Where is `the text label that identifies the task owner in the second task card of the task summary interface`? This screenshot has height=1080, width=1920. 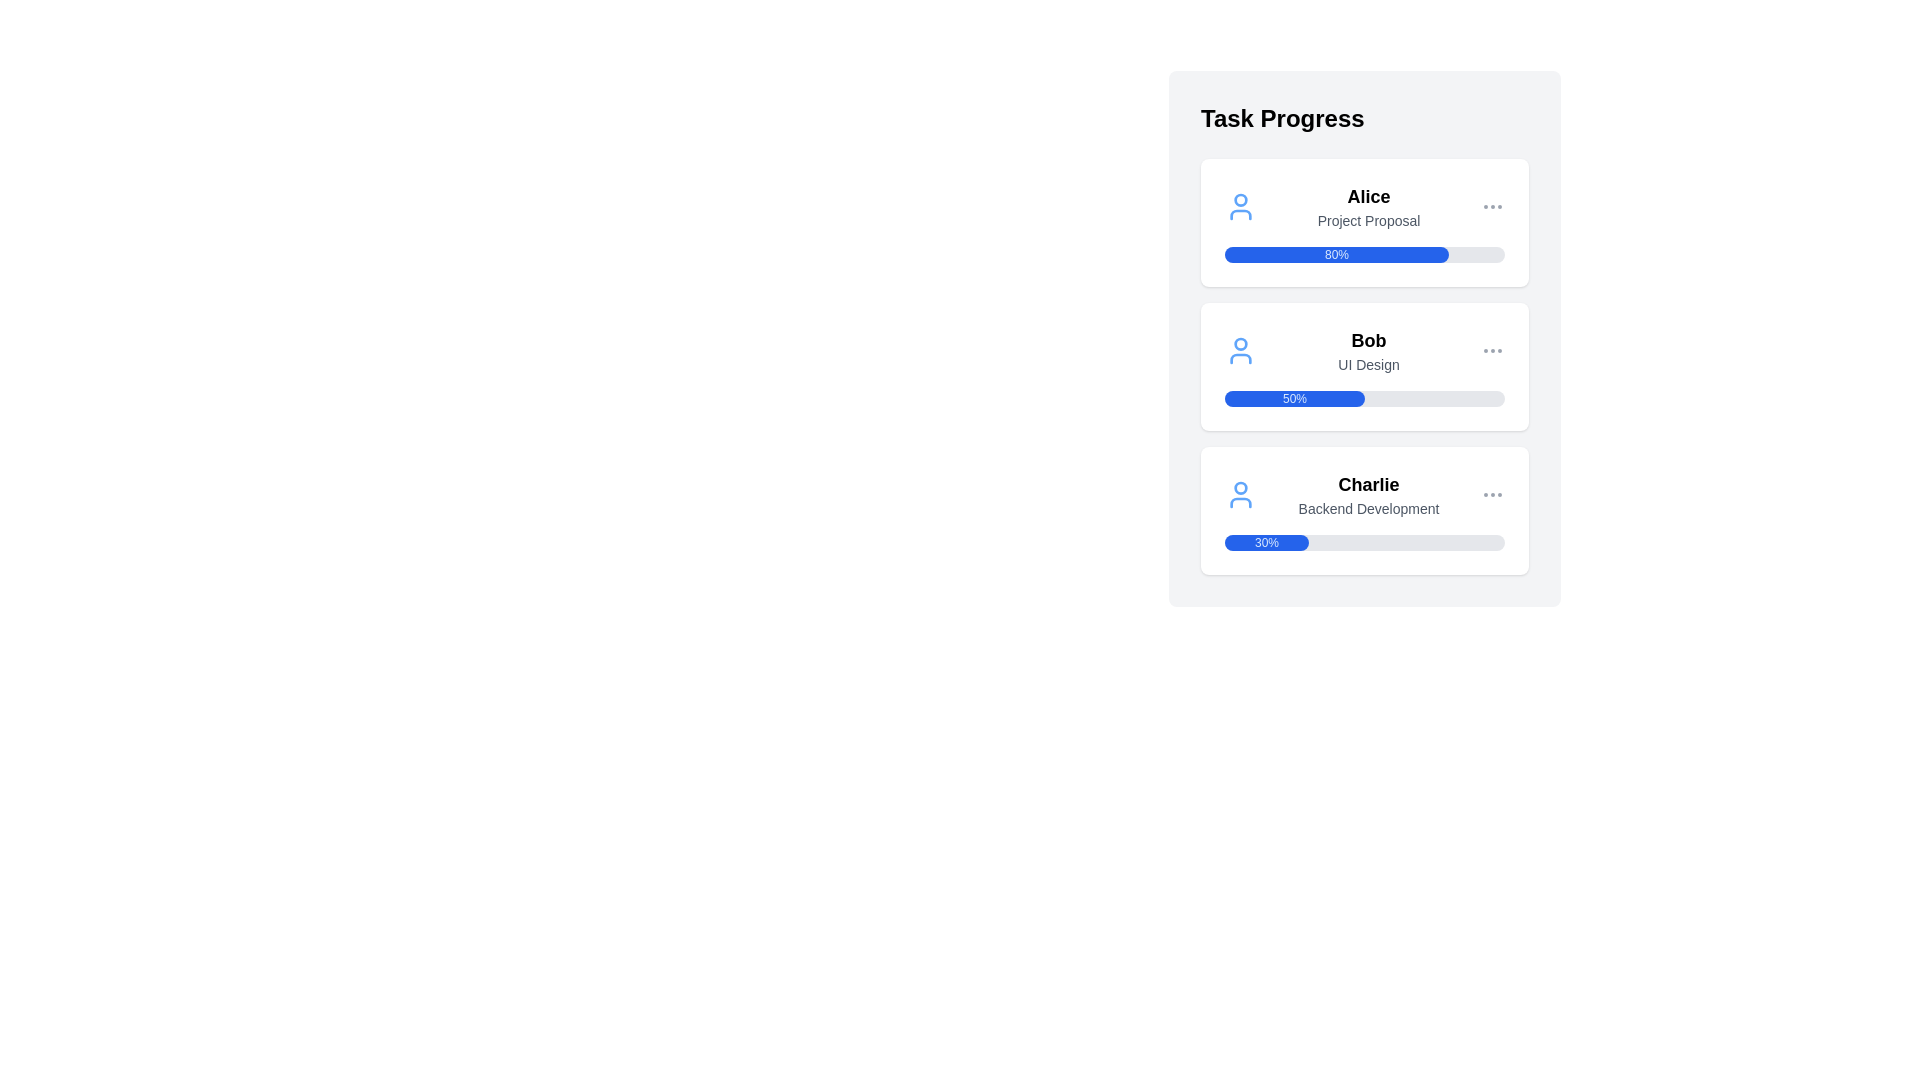 the text label that identifies the task owner in the second task card of the task summary interface is located at coordinates (1367, 339).